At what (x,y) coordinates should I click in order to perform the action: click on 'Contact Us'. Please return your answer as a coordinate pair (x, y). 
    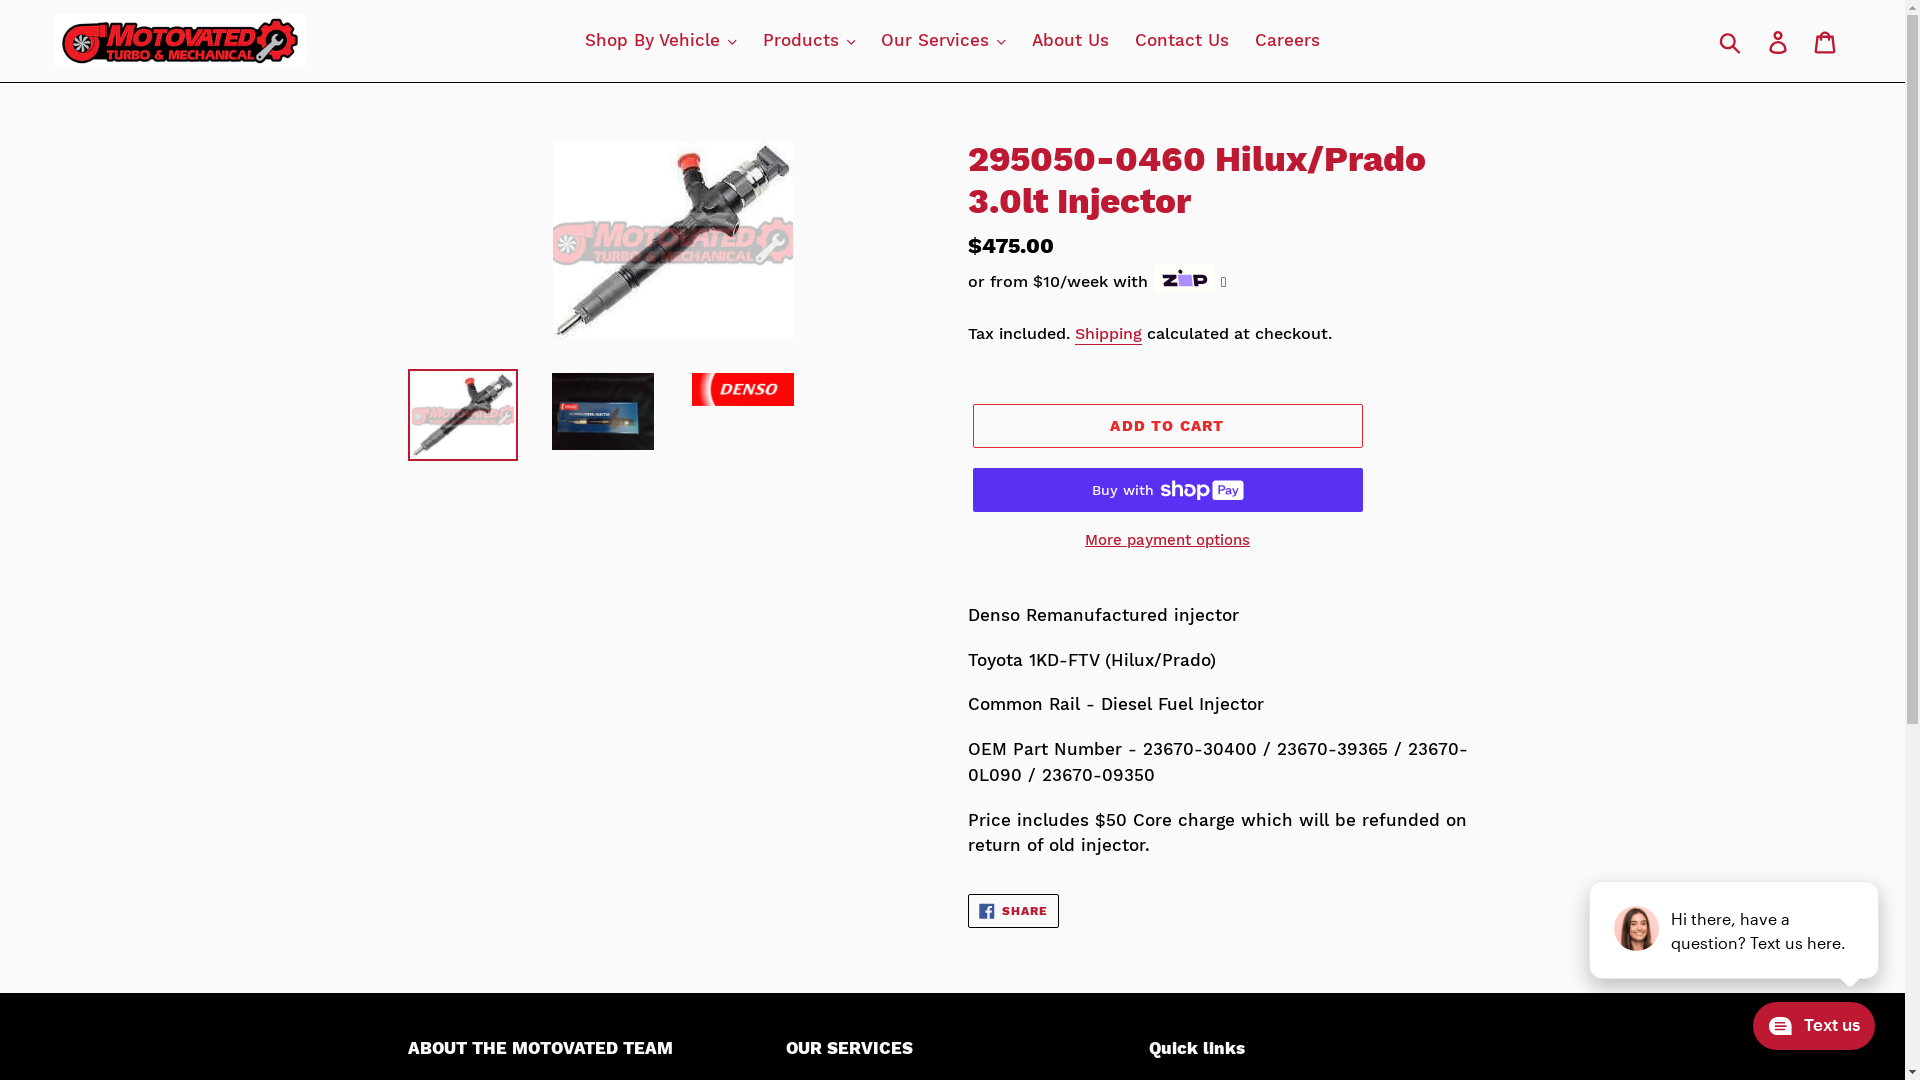
    Looking at the image, I should click on (1181, 41).